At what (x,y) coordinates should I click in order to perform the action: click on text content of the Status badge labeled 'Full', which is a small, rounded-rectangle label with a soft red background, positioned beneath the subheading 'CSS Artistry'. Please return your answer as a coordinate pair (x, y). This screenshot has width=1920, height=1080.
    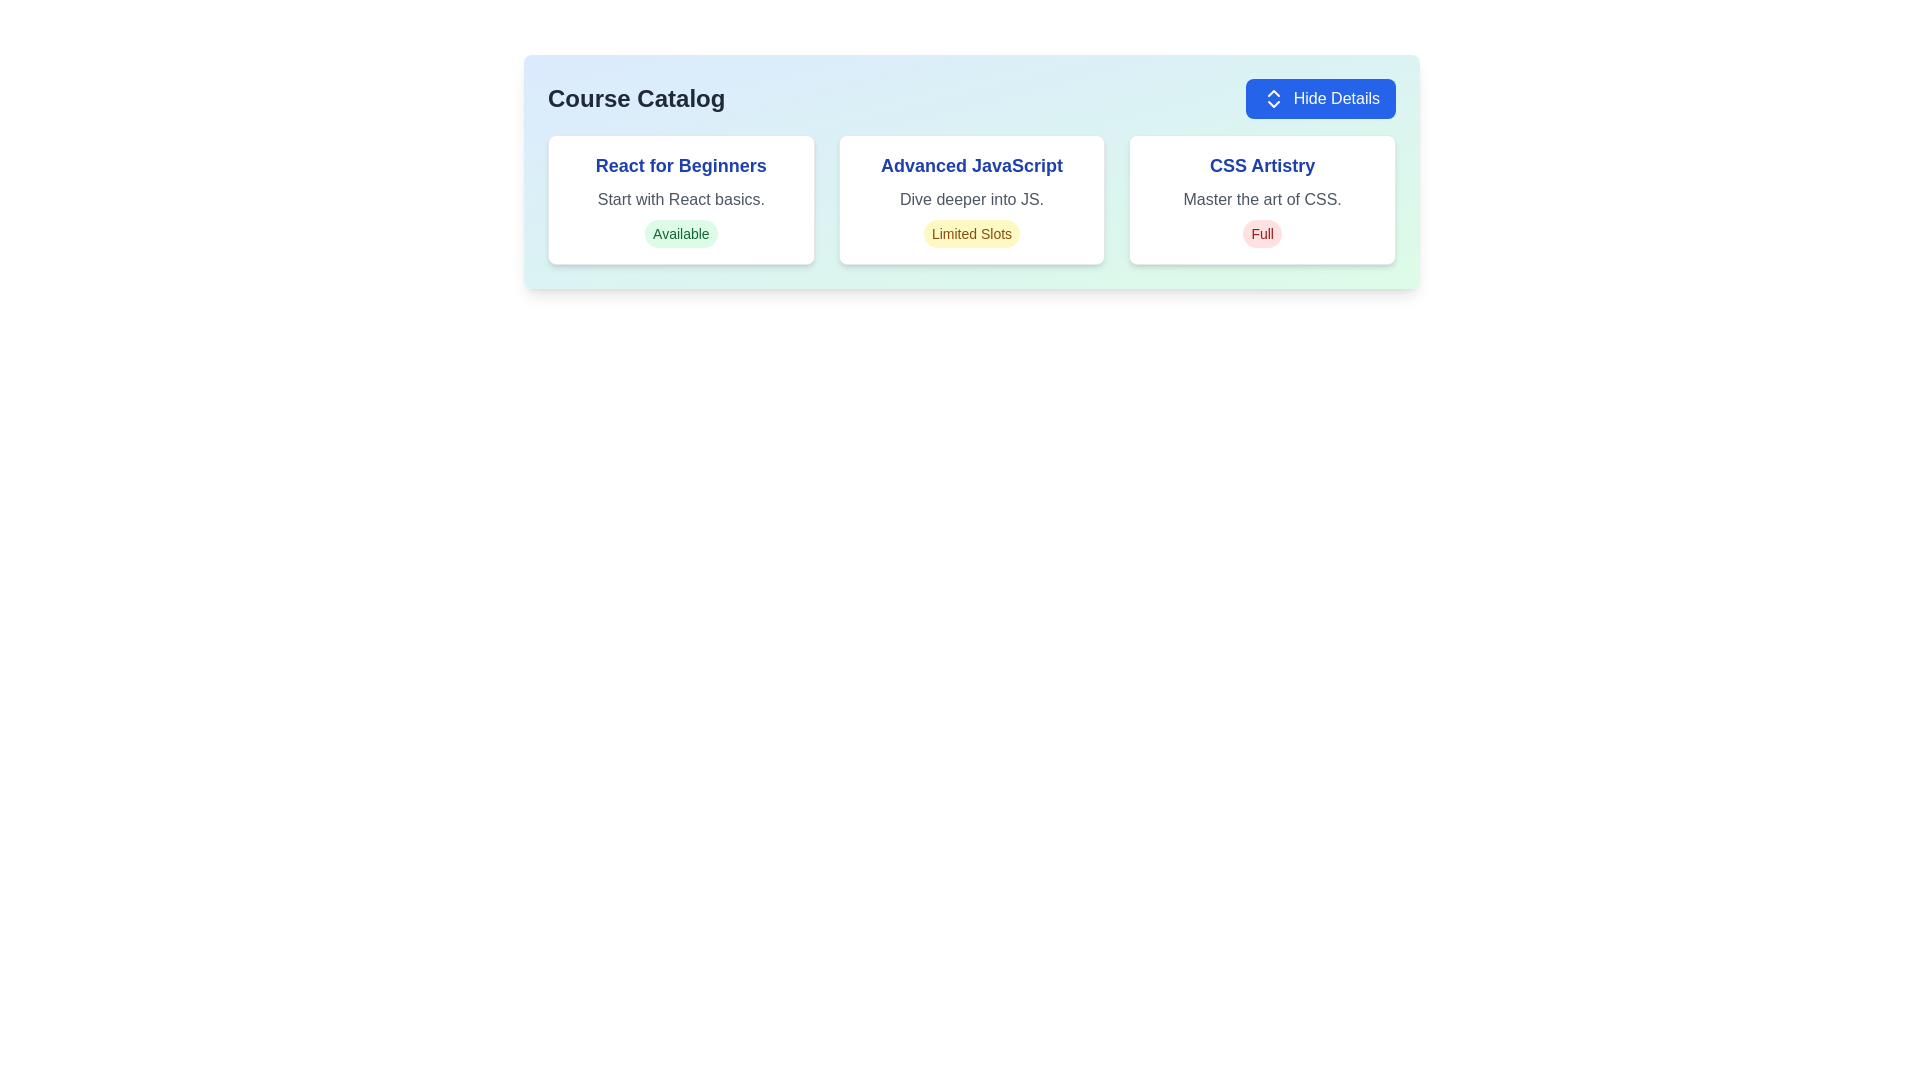
    Looking at the image, I should click on (1261, 233).